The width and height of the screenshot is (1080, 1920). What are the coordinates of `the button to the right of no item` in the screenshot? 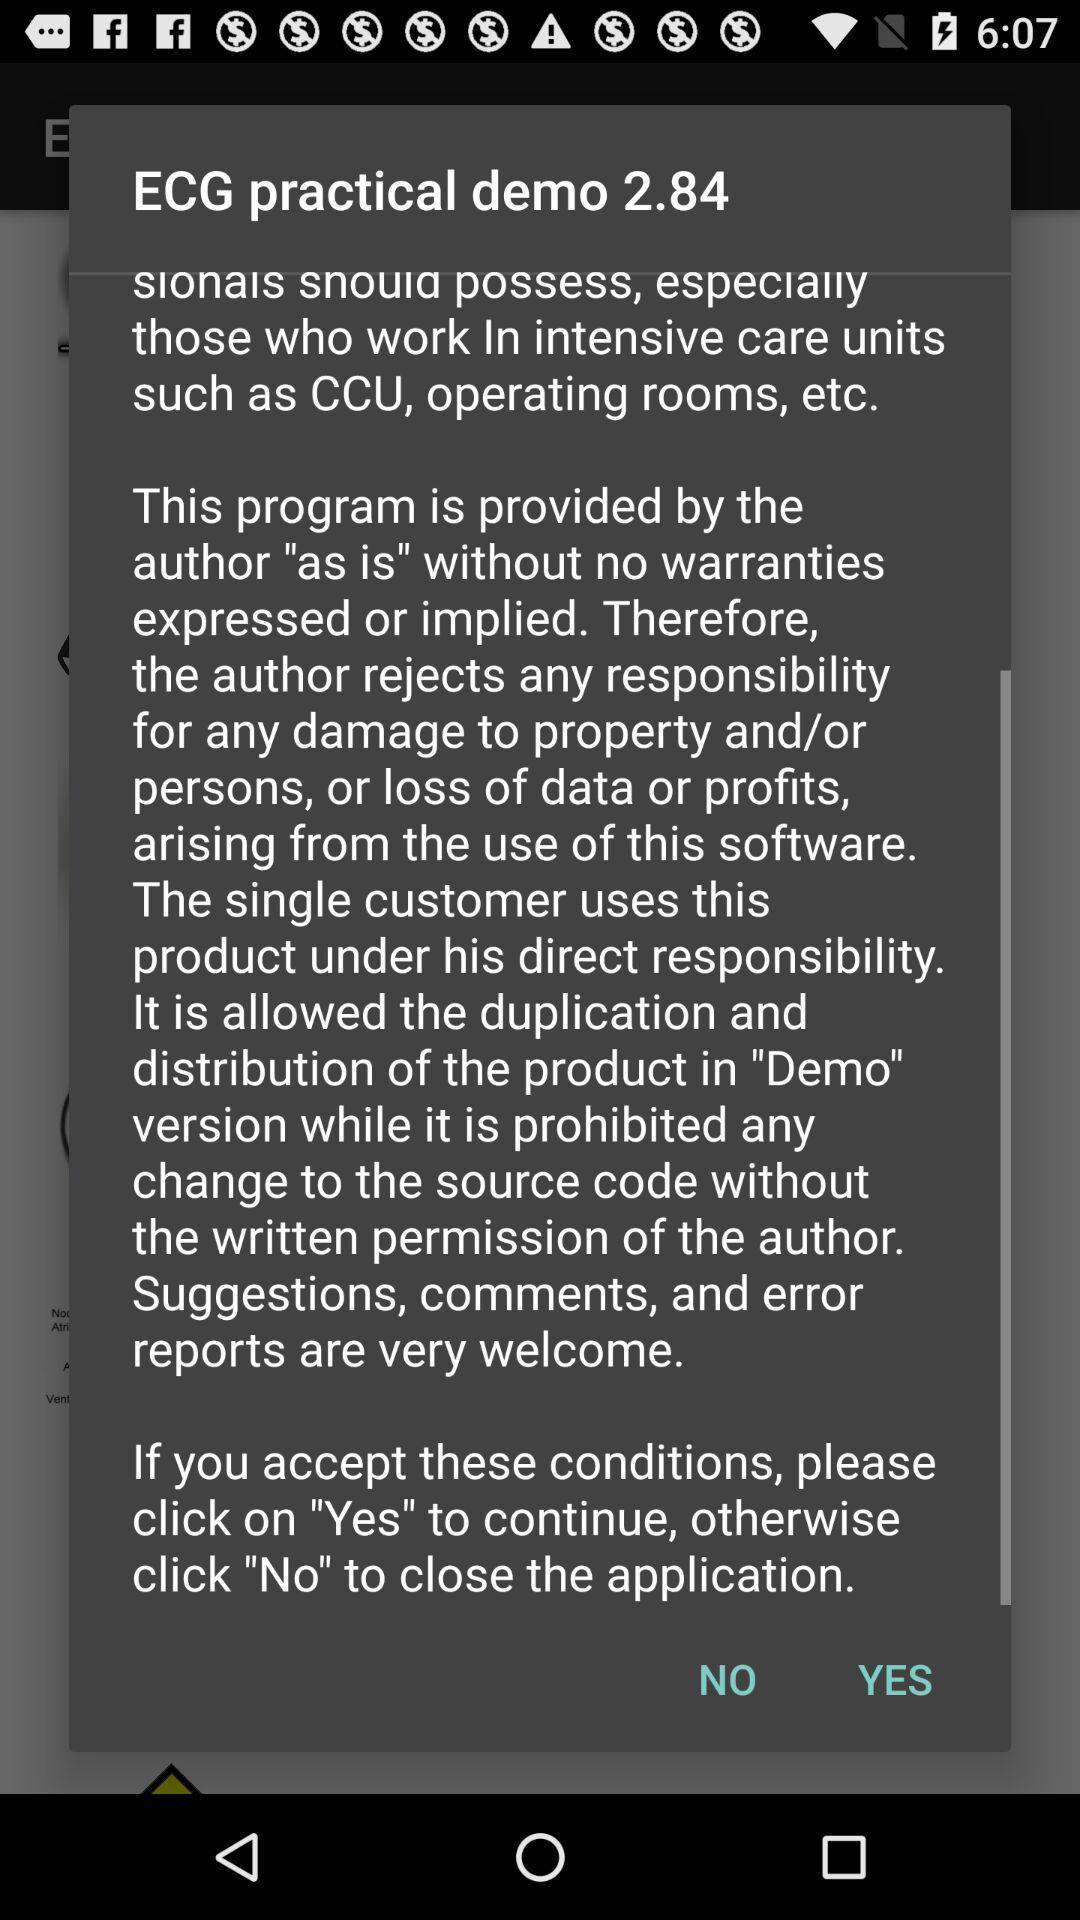 It's located at (894, 1678).